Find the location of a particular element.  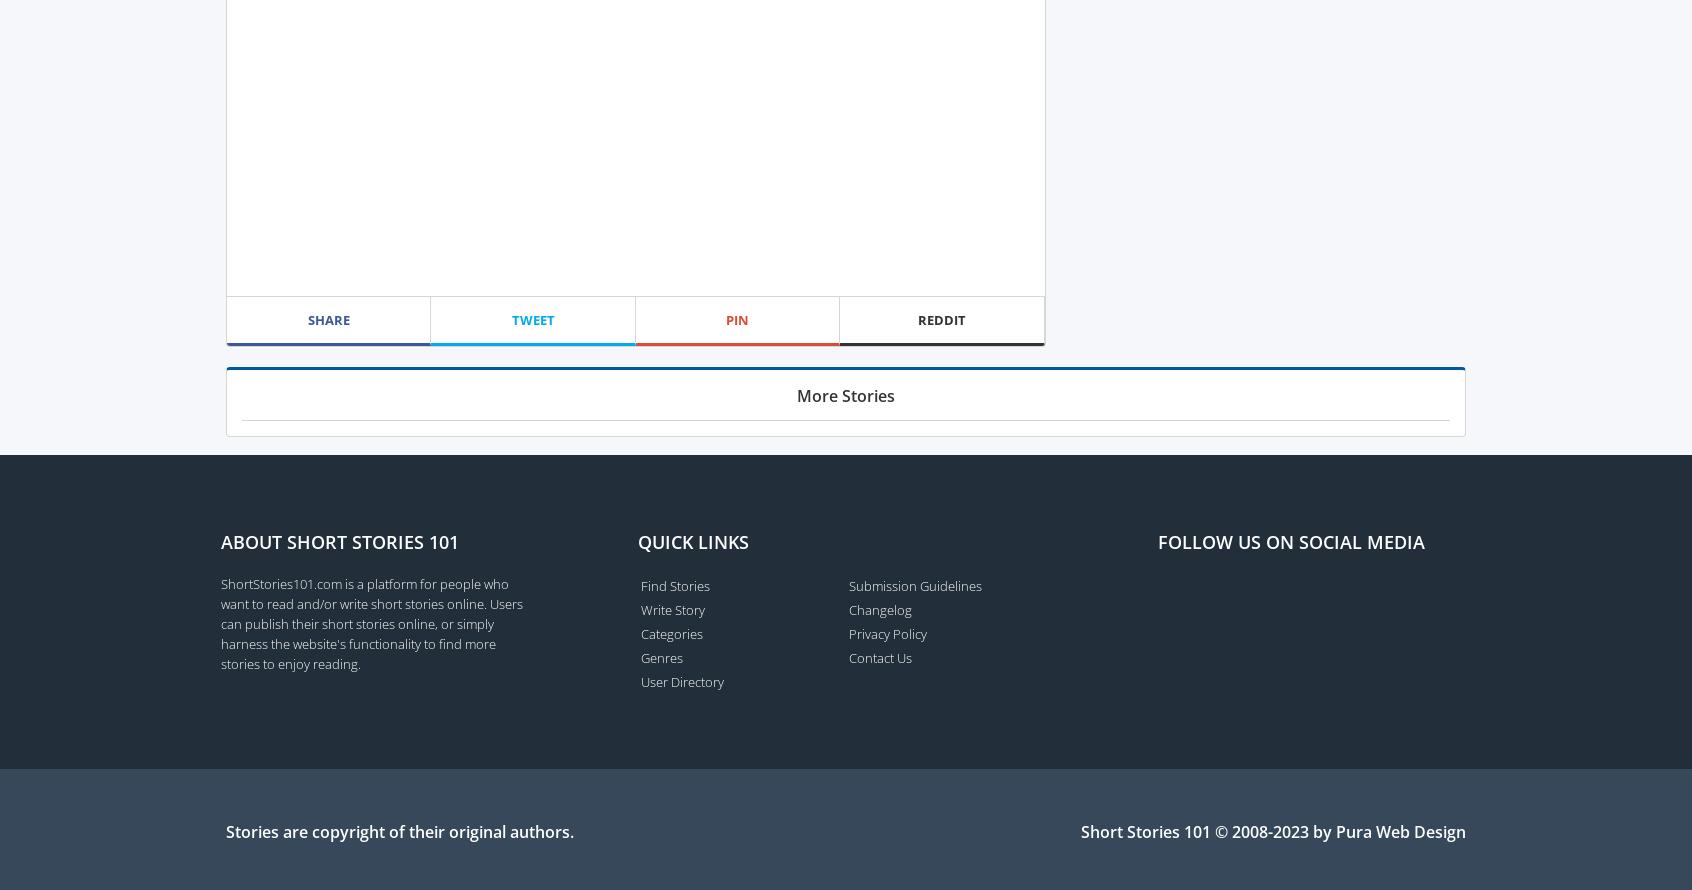

'Short Stories 101 © 2008-2023 by' is located at coordinates (1208, 829).